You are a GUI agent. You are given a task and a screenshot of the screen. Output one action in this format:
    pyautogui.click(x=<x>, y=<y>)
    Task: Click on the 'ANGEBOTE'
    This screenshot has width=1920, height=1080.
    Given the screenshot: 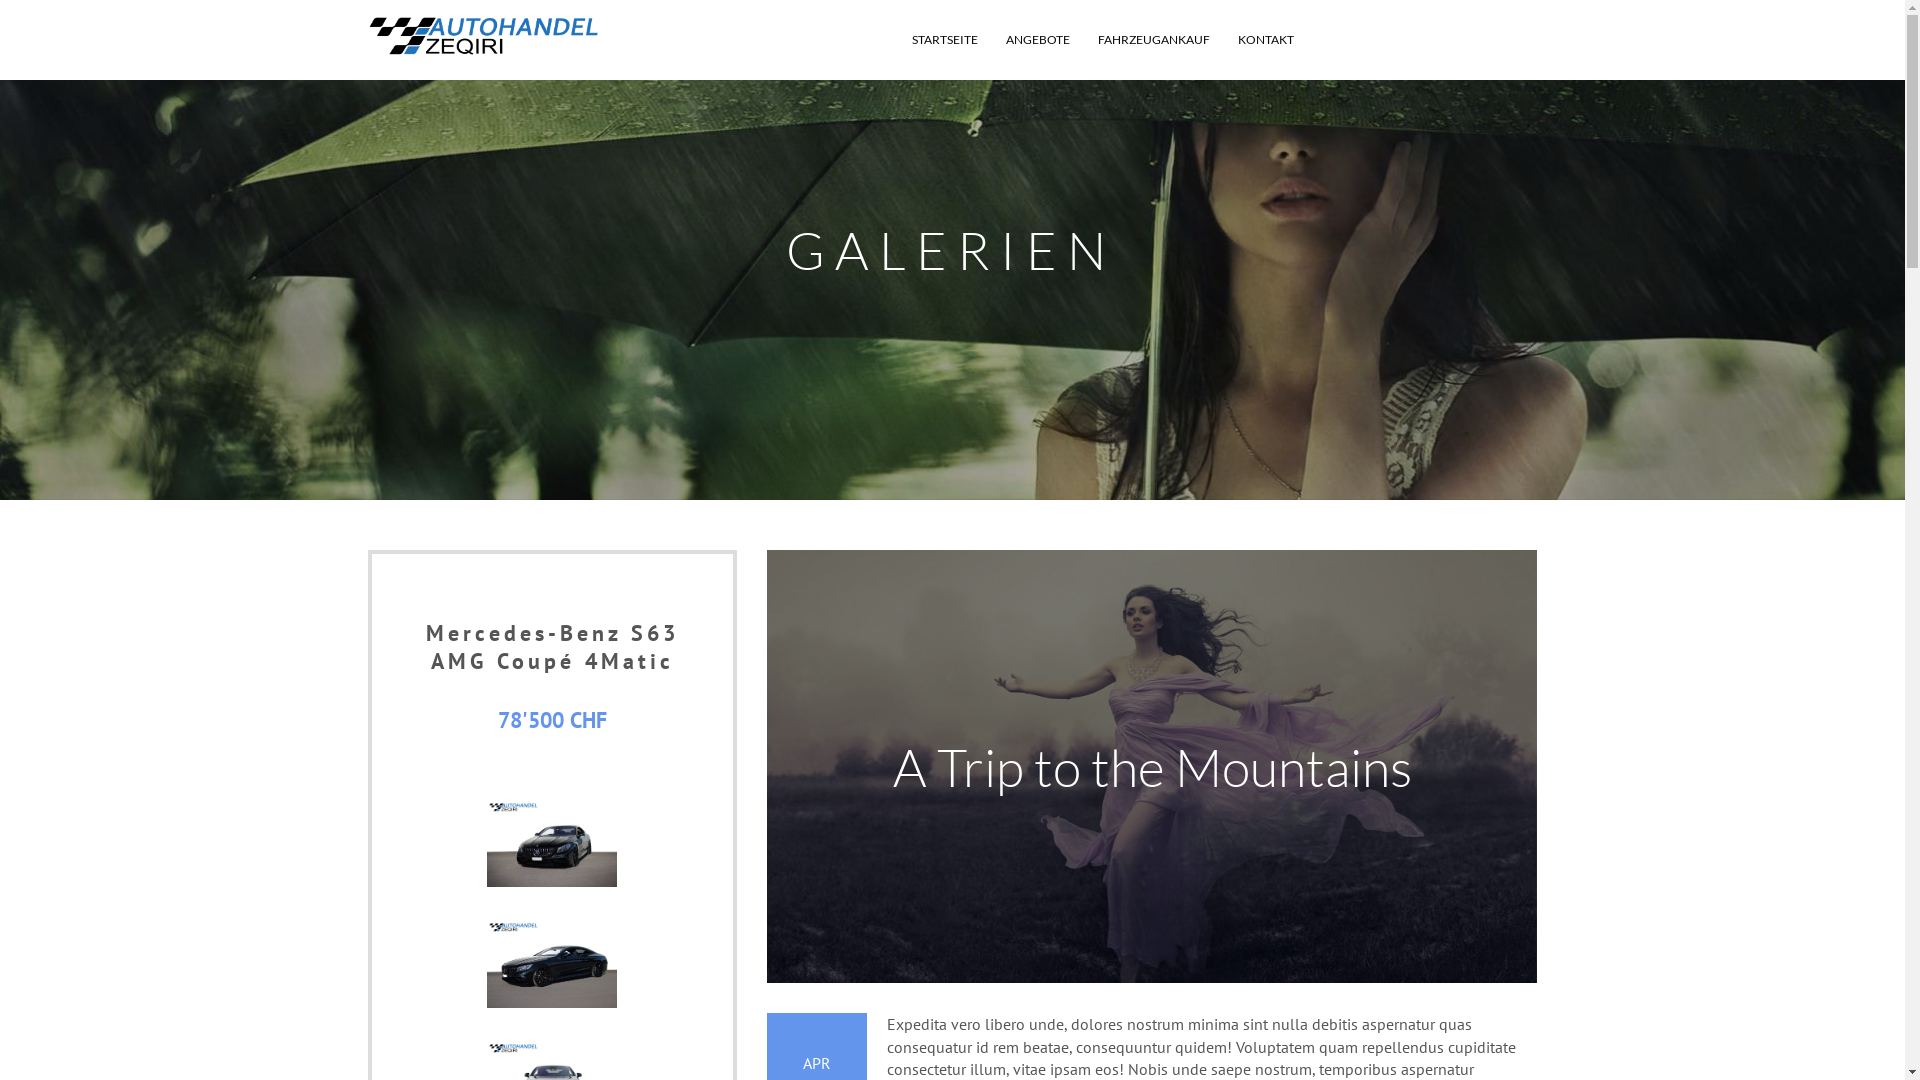 What is the action you would take?
    pyautogui.click(x=1037, y=39)
    